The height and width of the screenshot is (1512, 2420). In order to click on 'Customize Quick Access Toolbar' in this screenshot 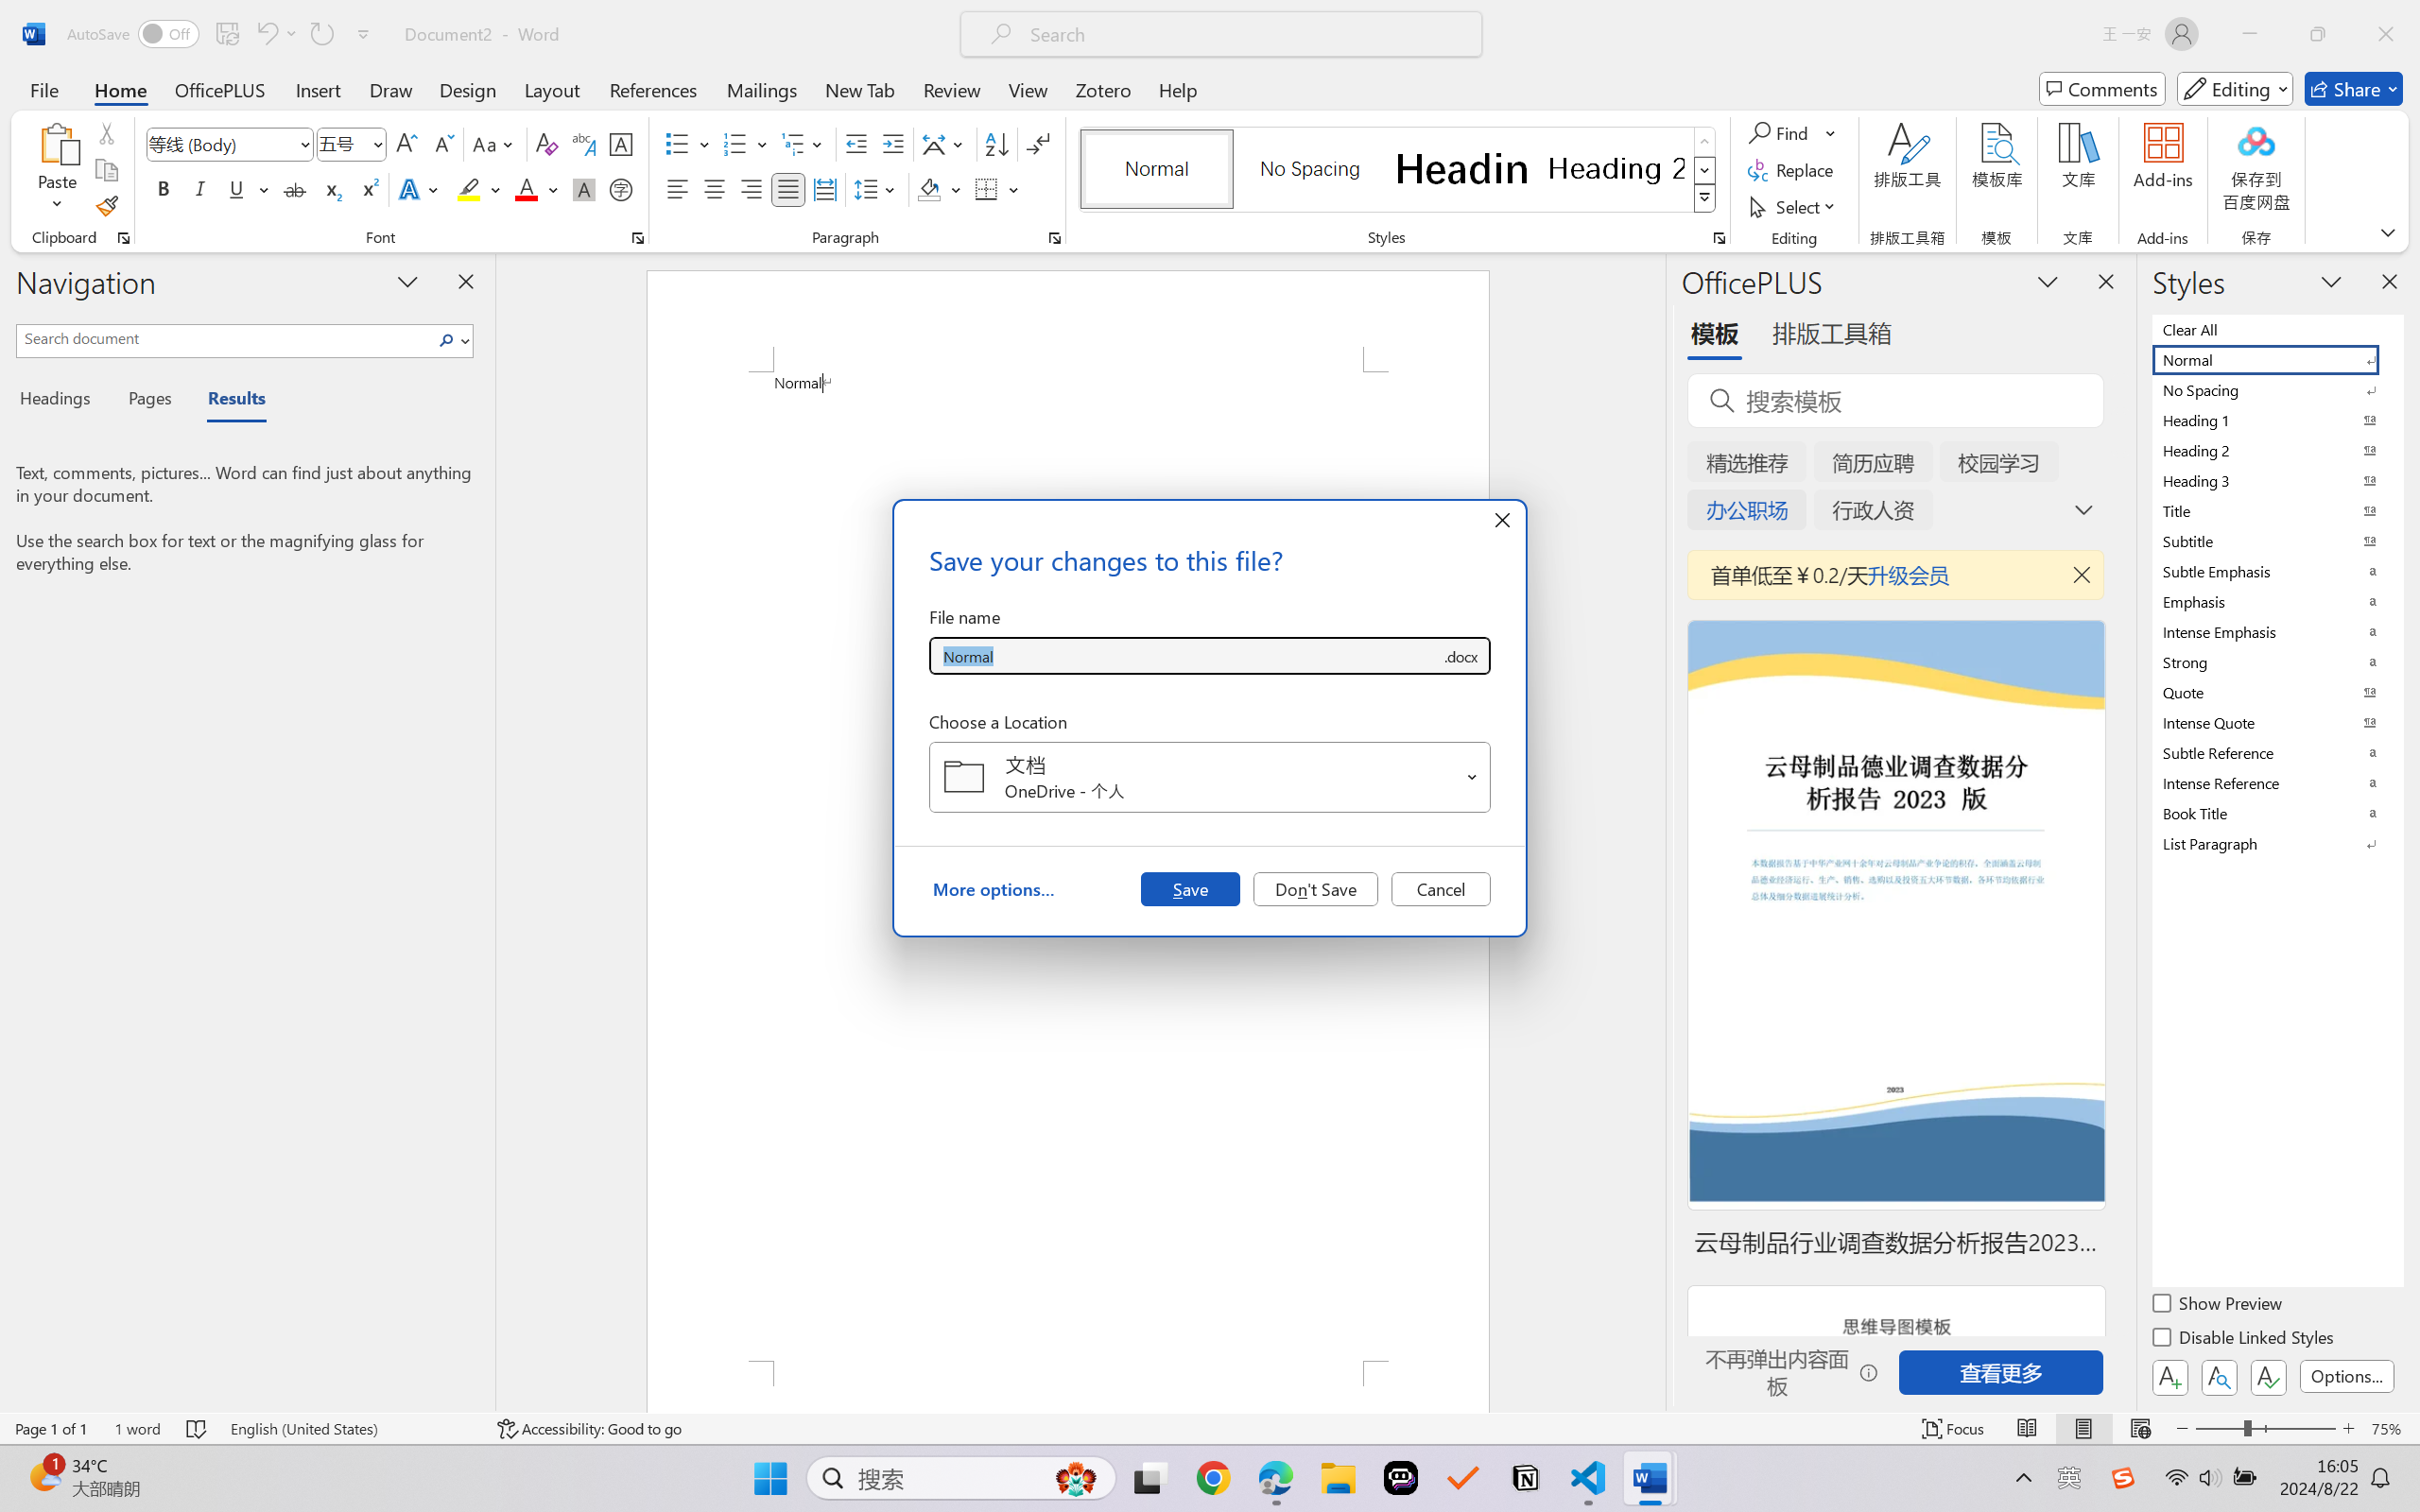, I will do `click(363, 33)`.